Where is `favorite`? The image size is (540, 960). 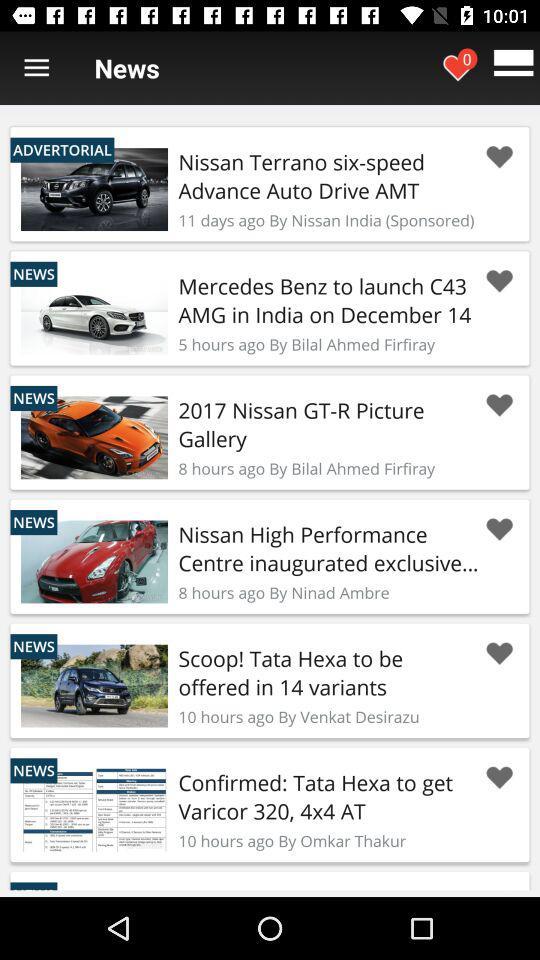
favorite is located at coordinates (498, 652).